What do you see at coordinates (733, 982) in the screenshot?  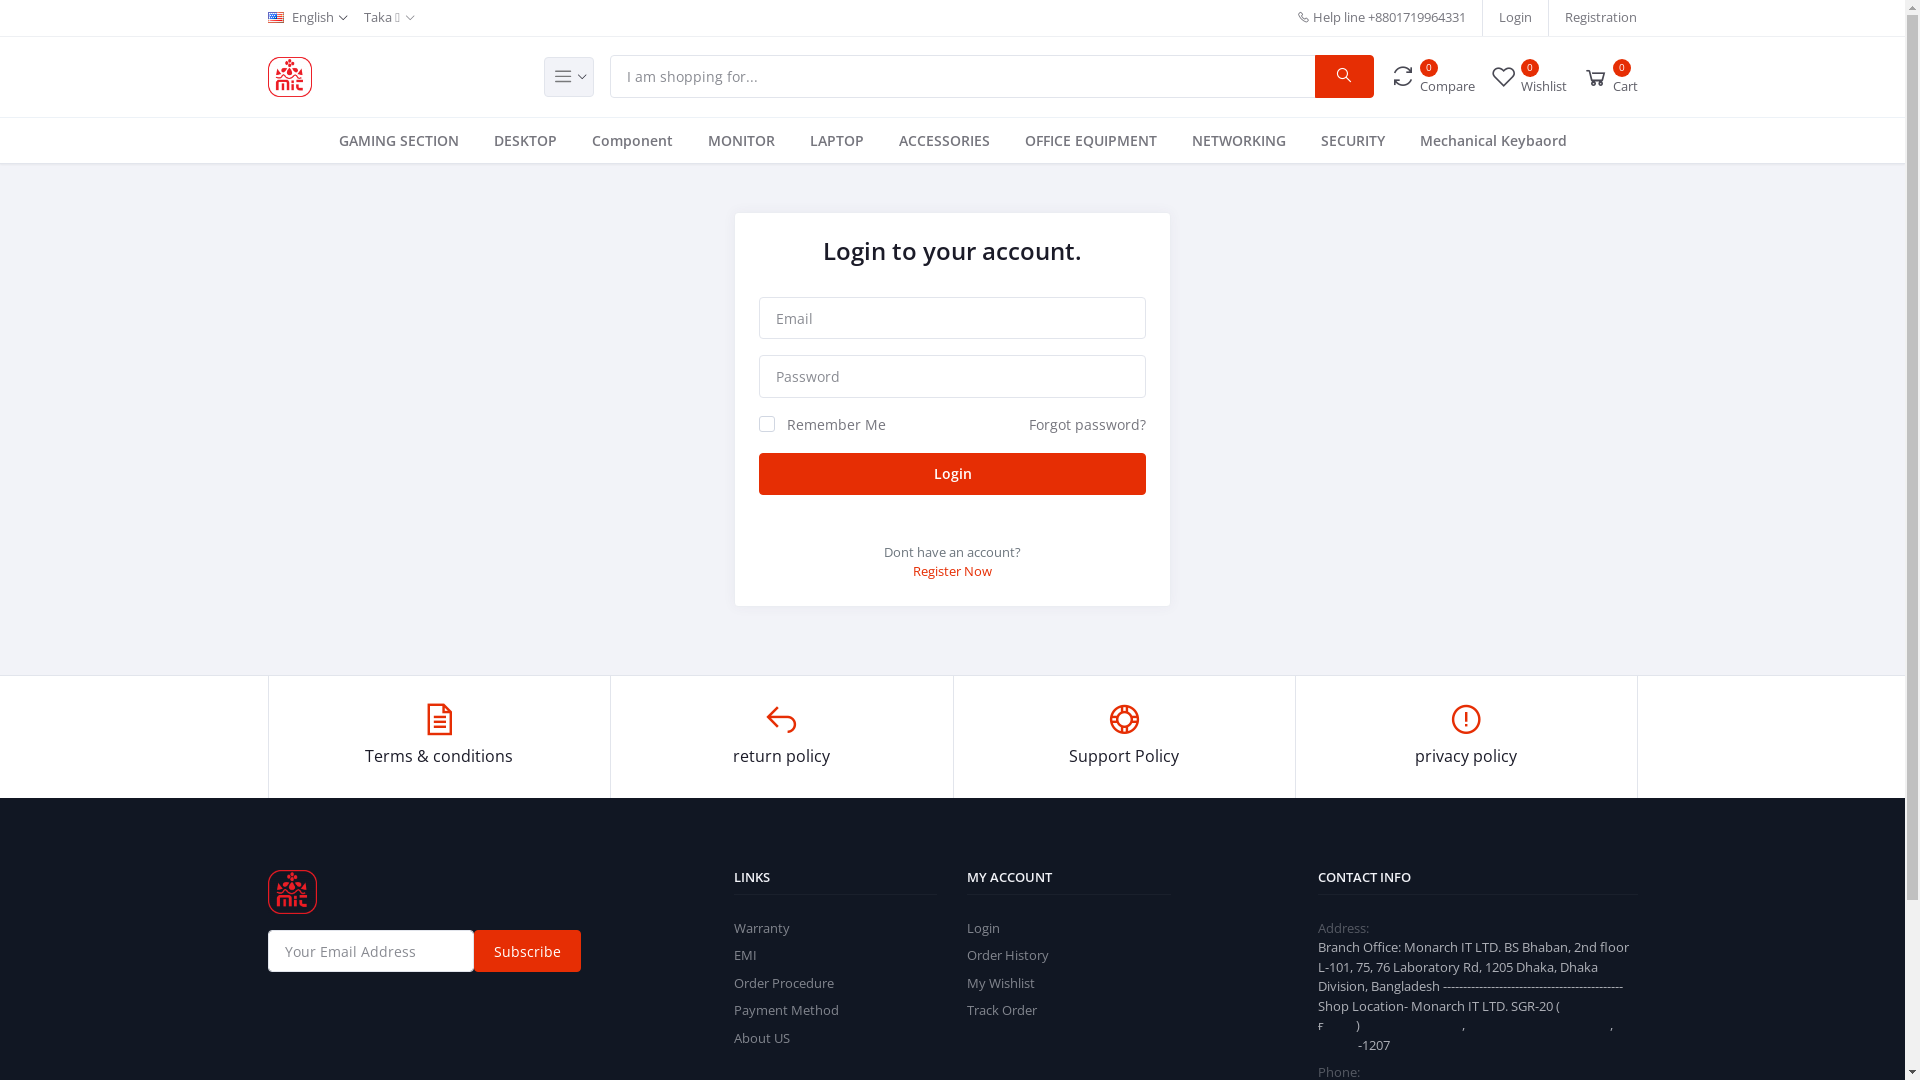 I see `'Order Procedure'` at bounding box center [733, 982].